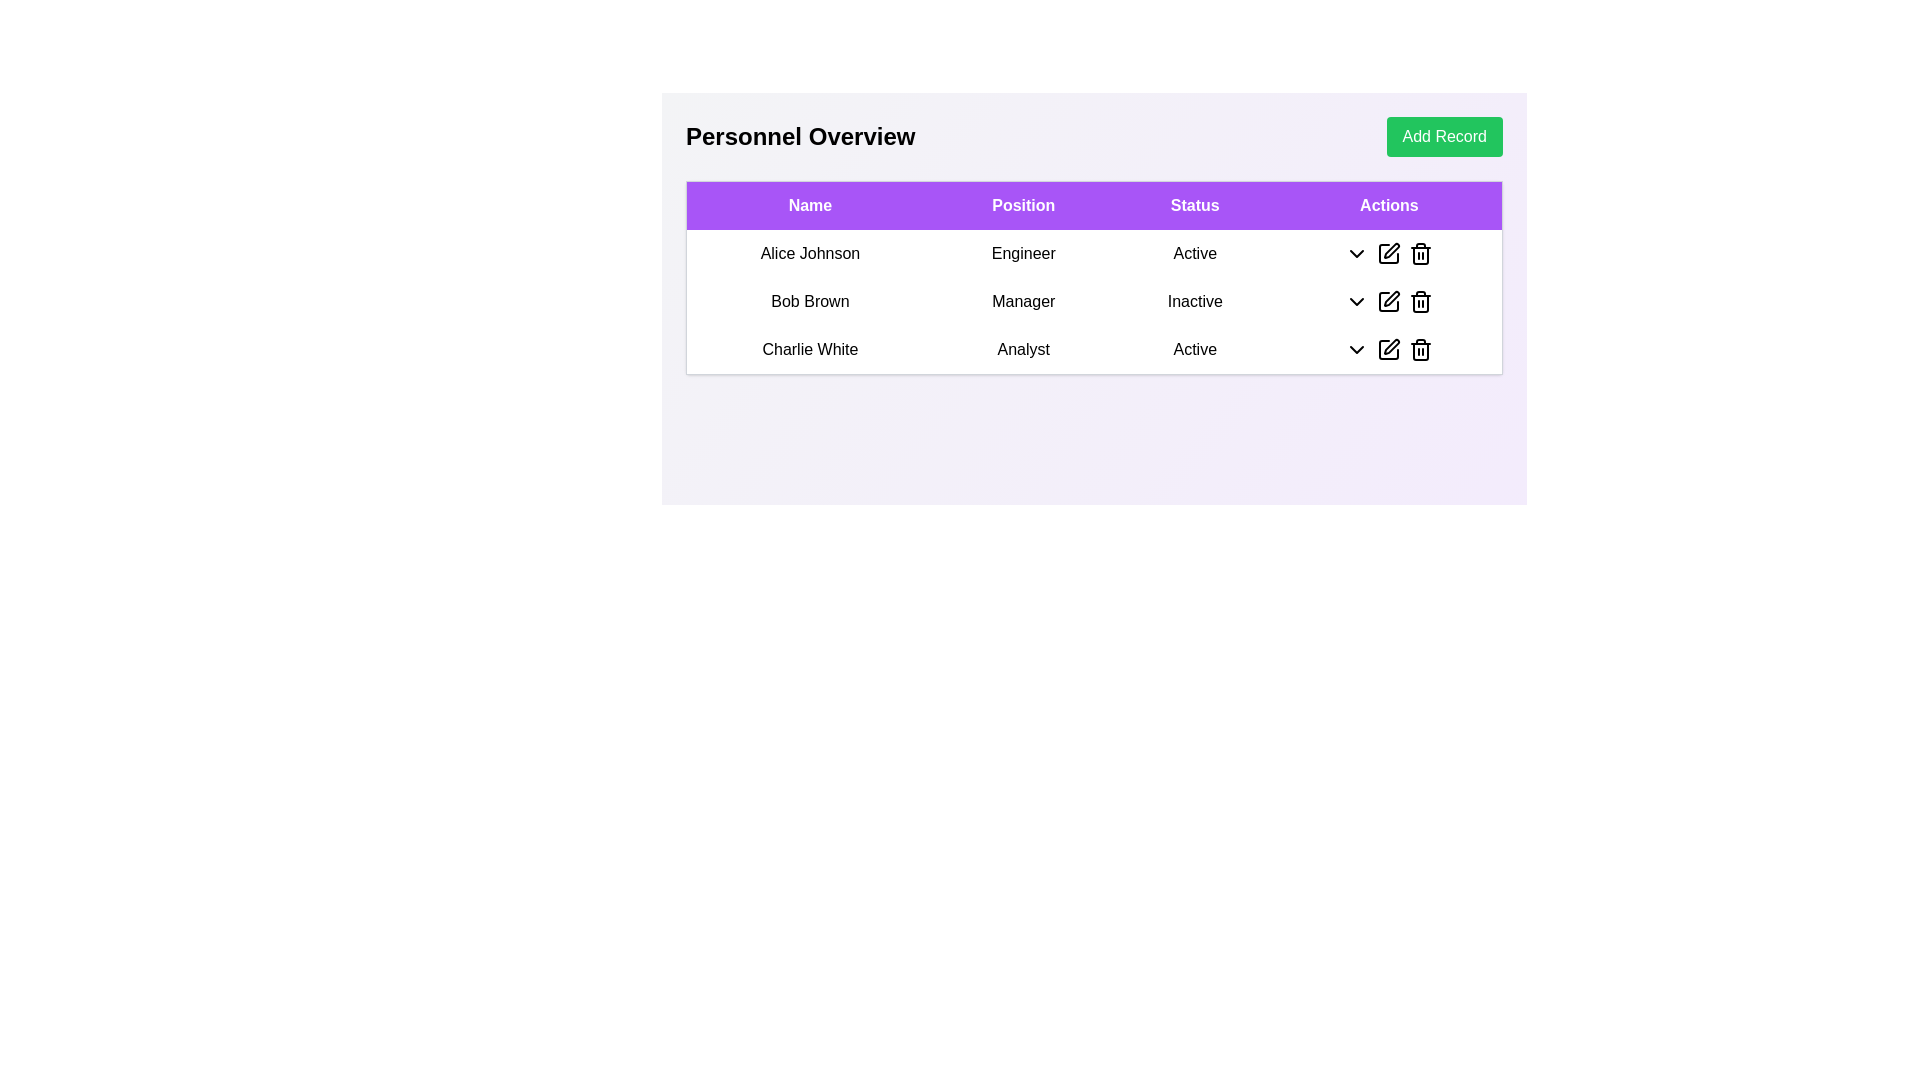  I want to click on the trash bin icon in the third row under the 'Actions' column to initiate a delete action for Charlie White's entry, so click(1420, 350).